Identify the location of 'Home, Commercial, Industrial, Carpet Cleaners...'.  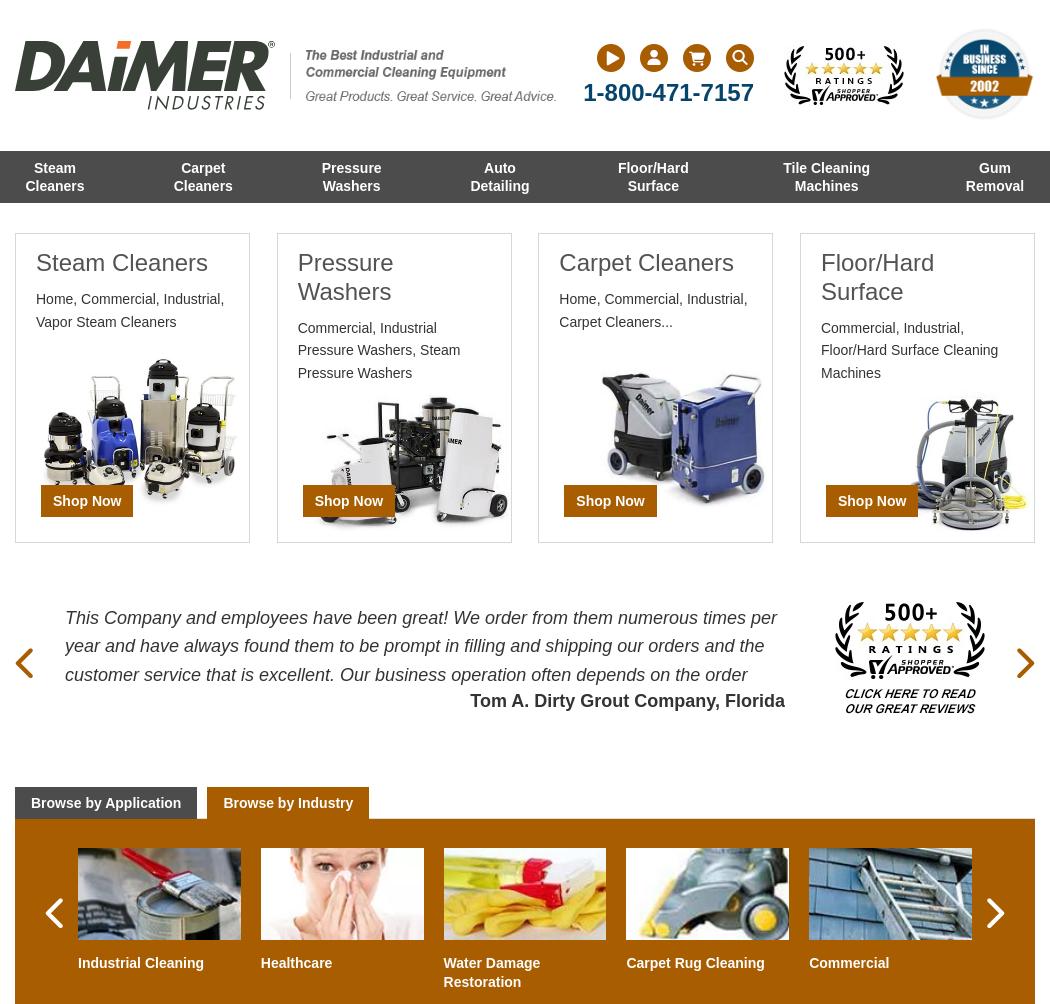
(651, 310).